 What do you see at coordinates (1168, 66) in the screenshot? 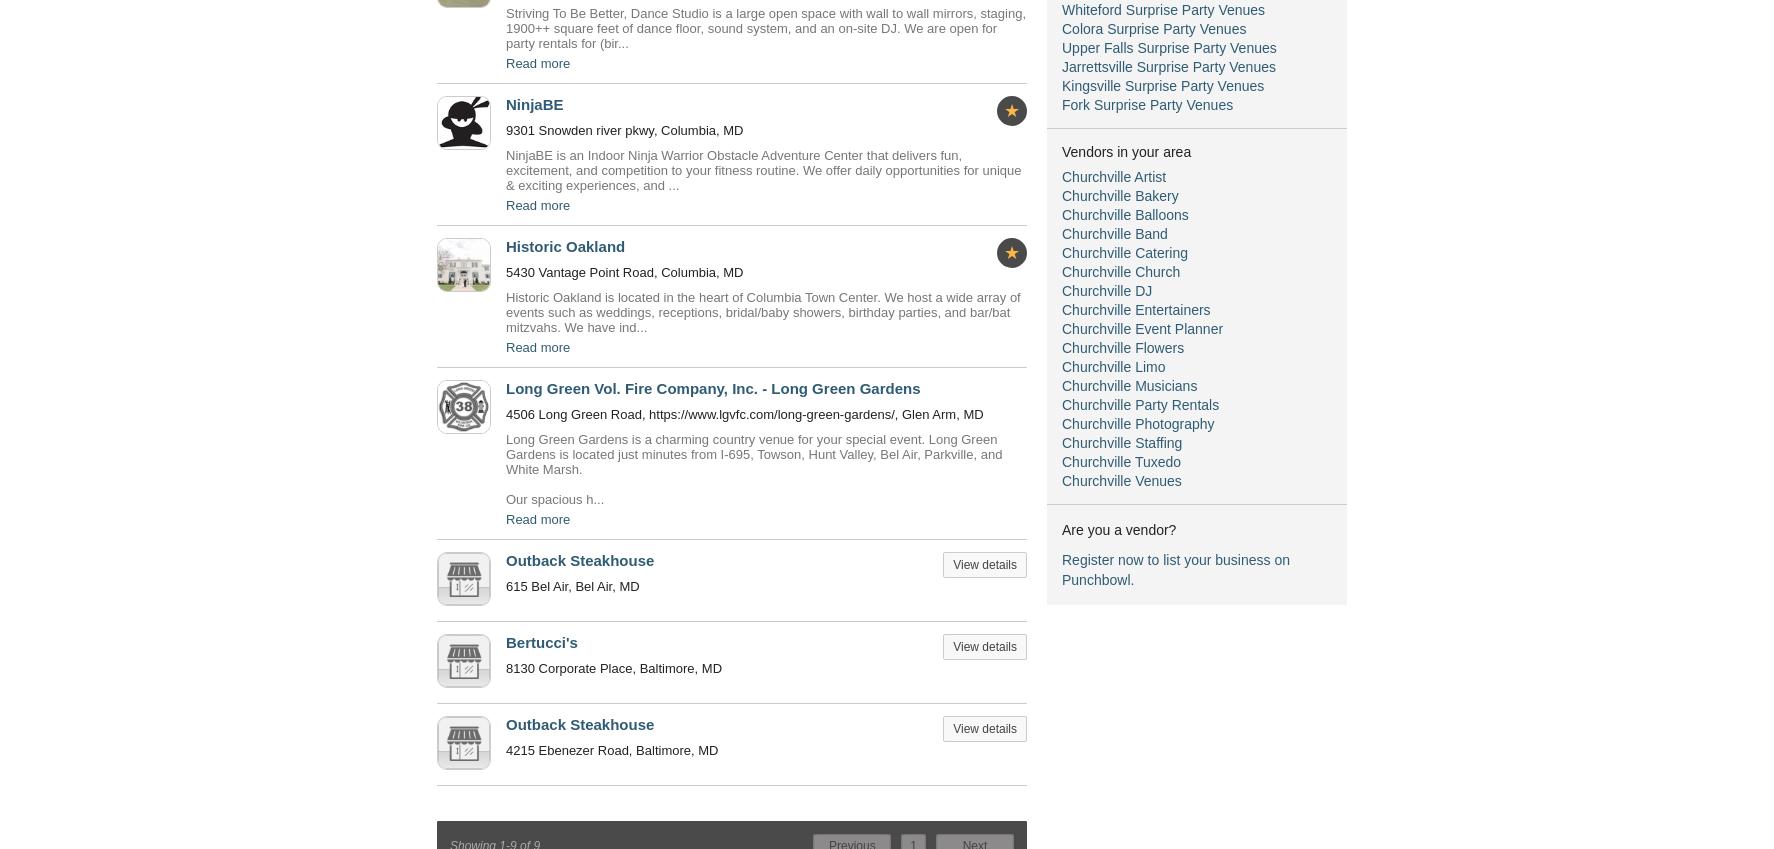
I see `'Jarrettsville Surprise Party Venues'` at bounding box center [1168, 66].